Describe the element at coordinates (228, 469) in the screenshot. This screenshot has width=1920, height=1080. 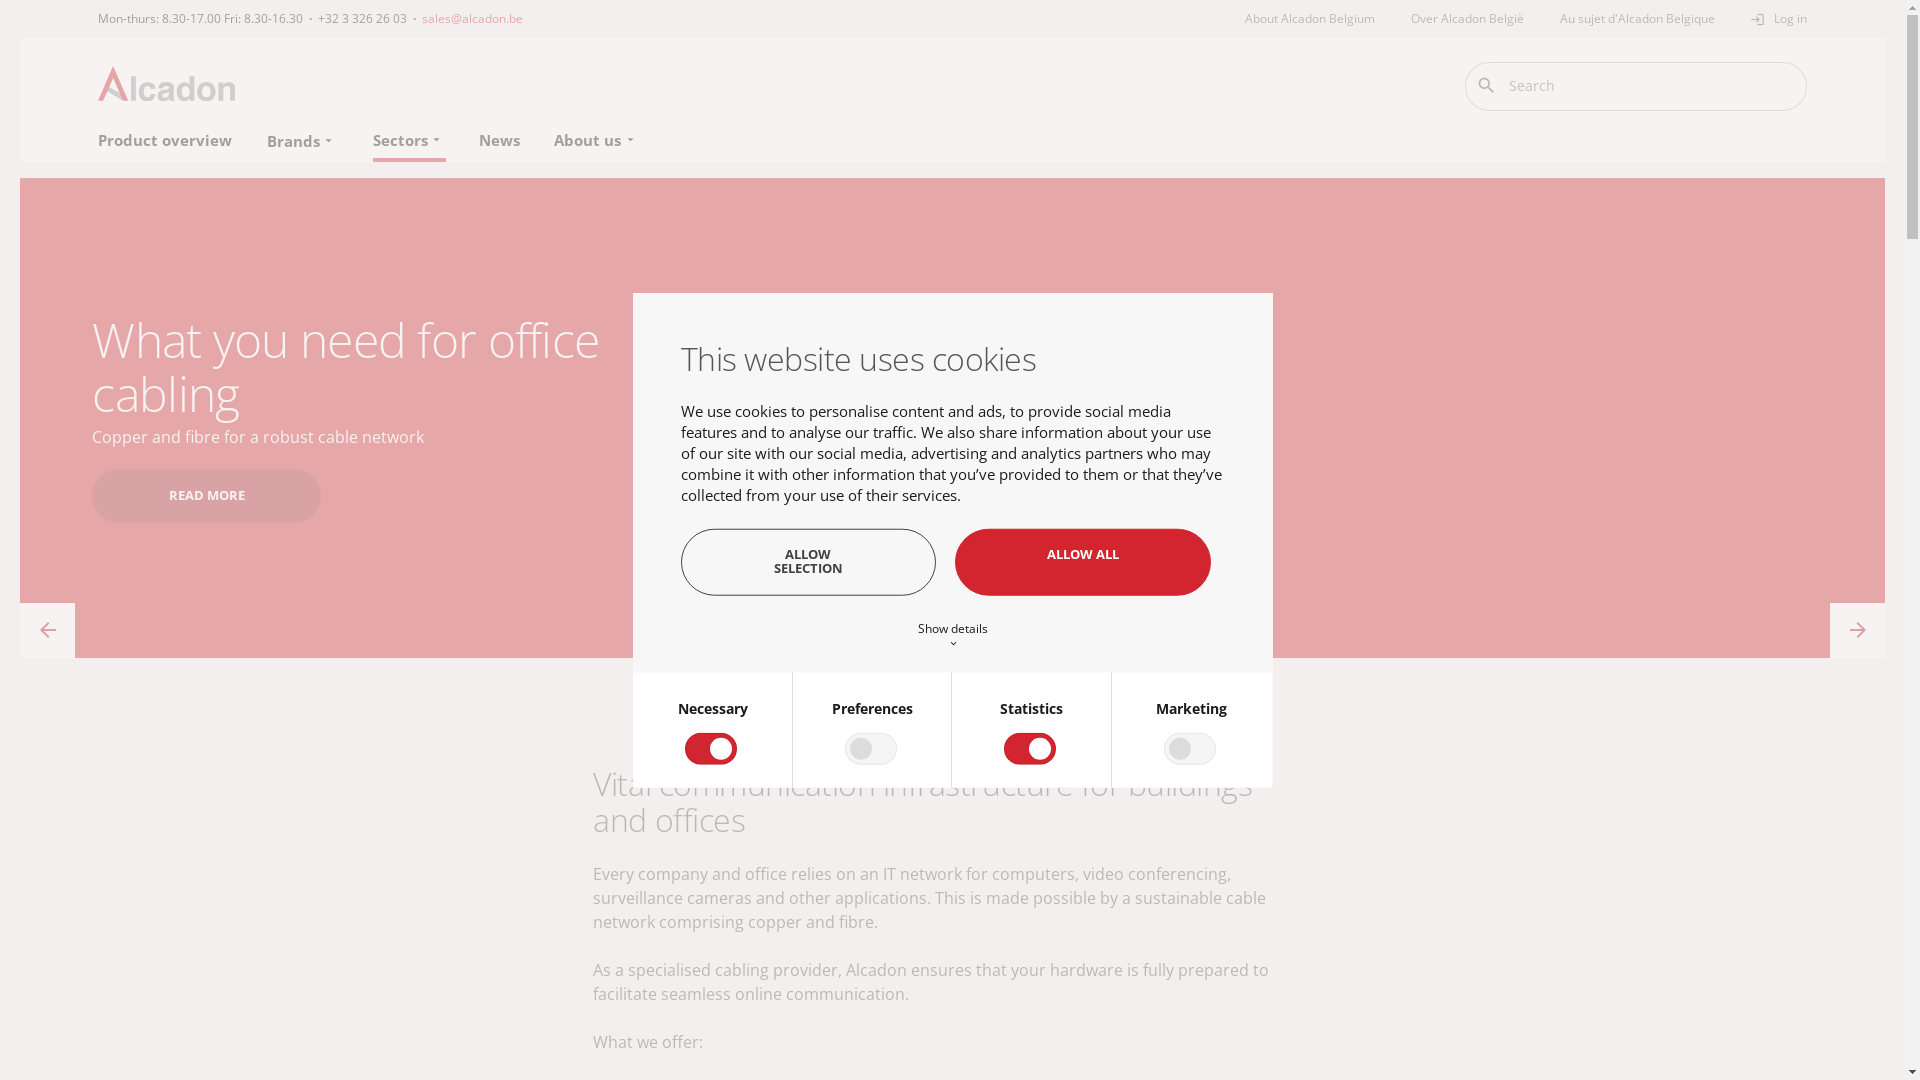
I see `'MEET THE BRANDS'` at that location.